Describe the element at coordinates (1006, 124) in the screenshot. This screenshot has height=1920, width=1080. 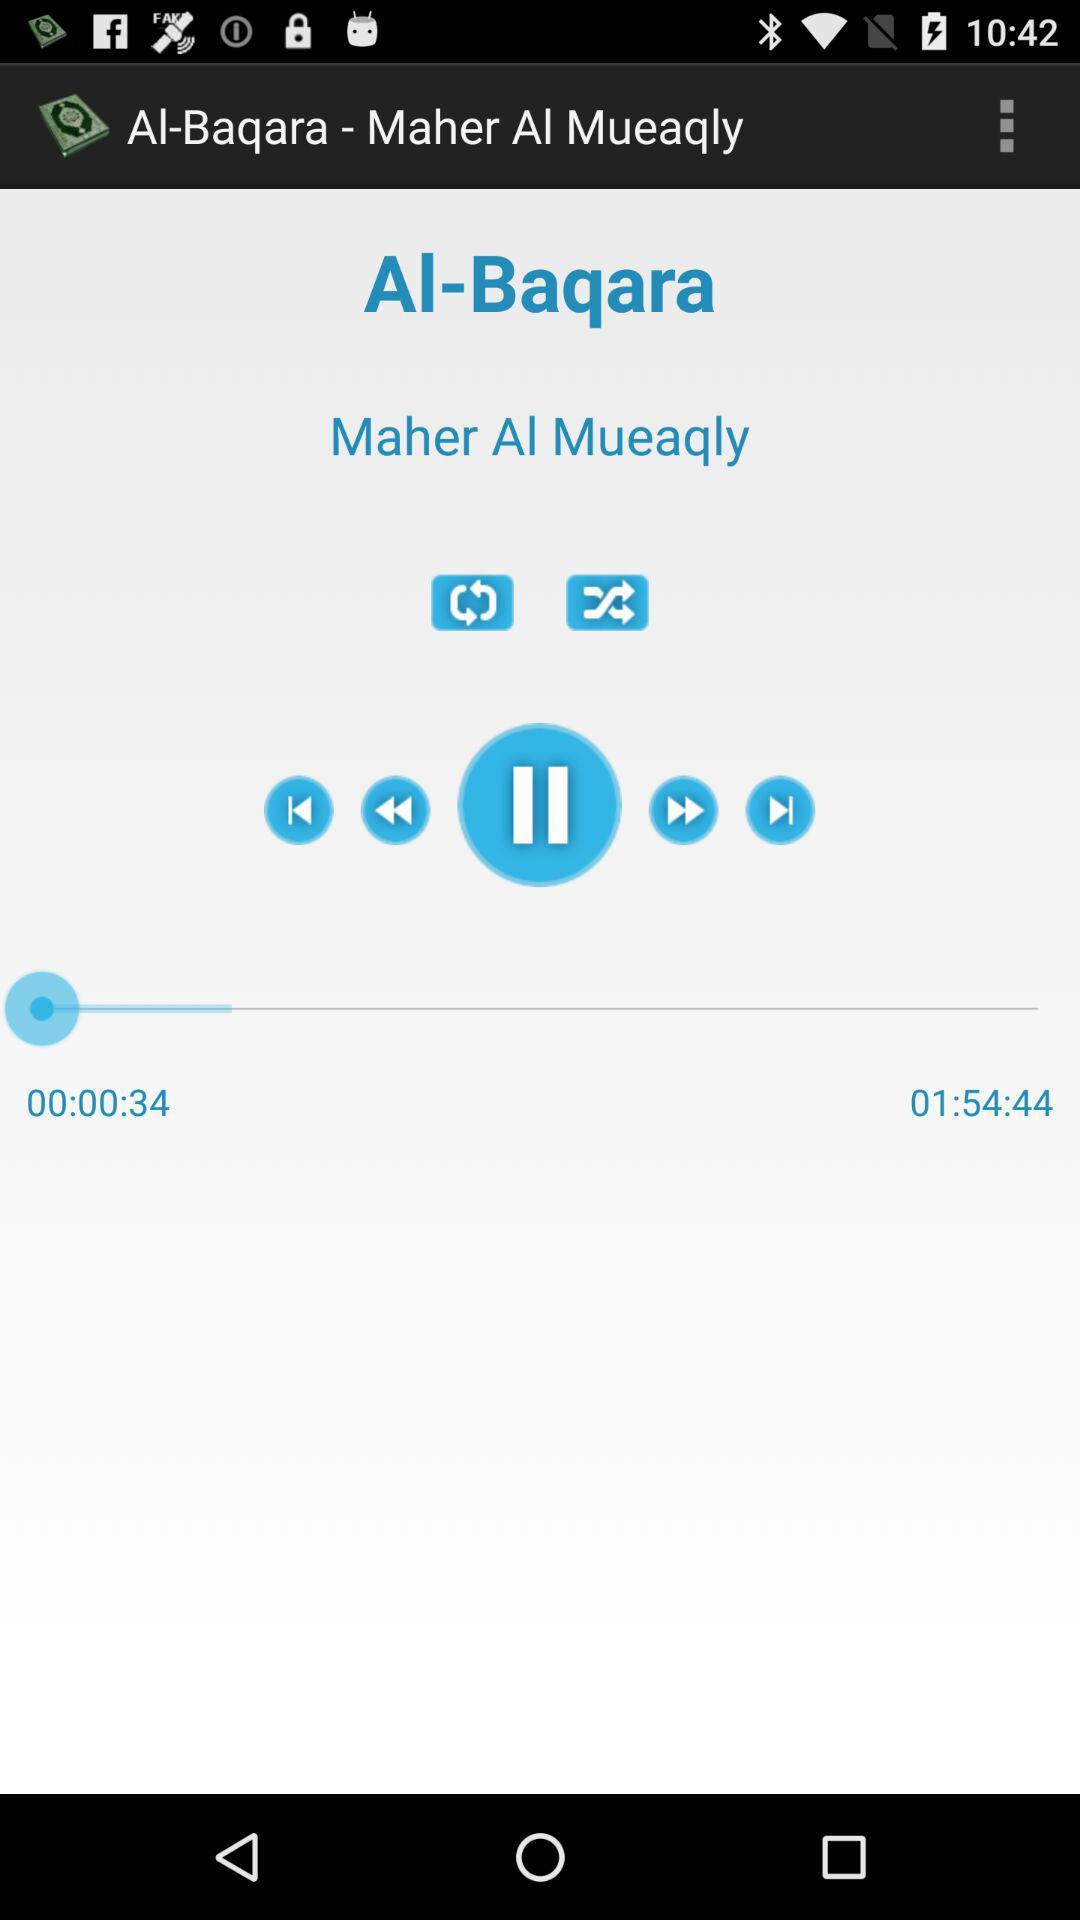
I see `the item next to al baqara maher app` at that location.